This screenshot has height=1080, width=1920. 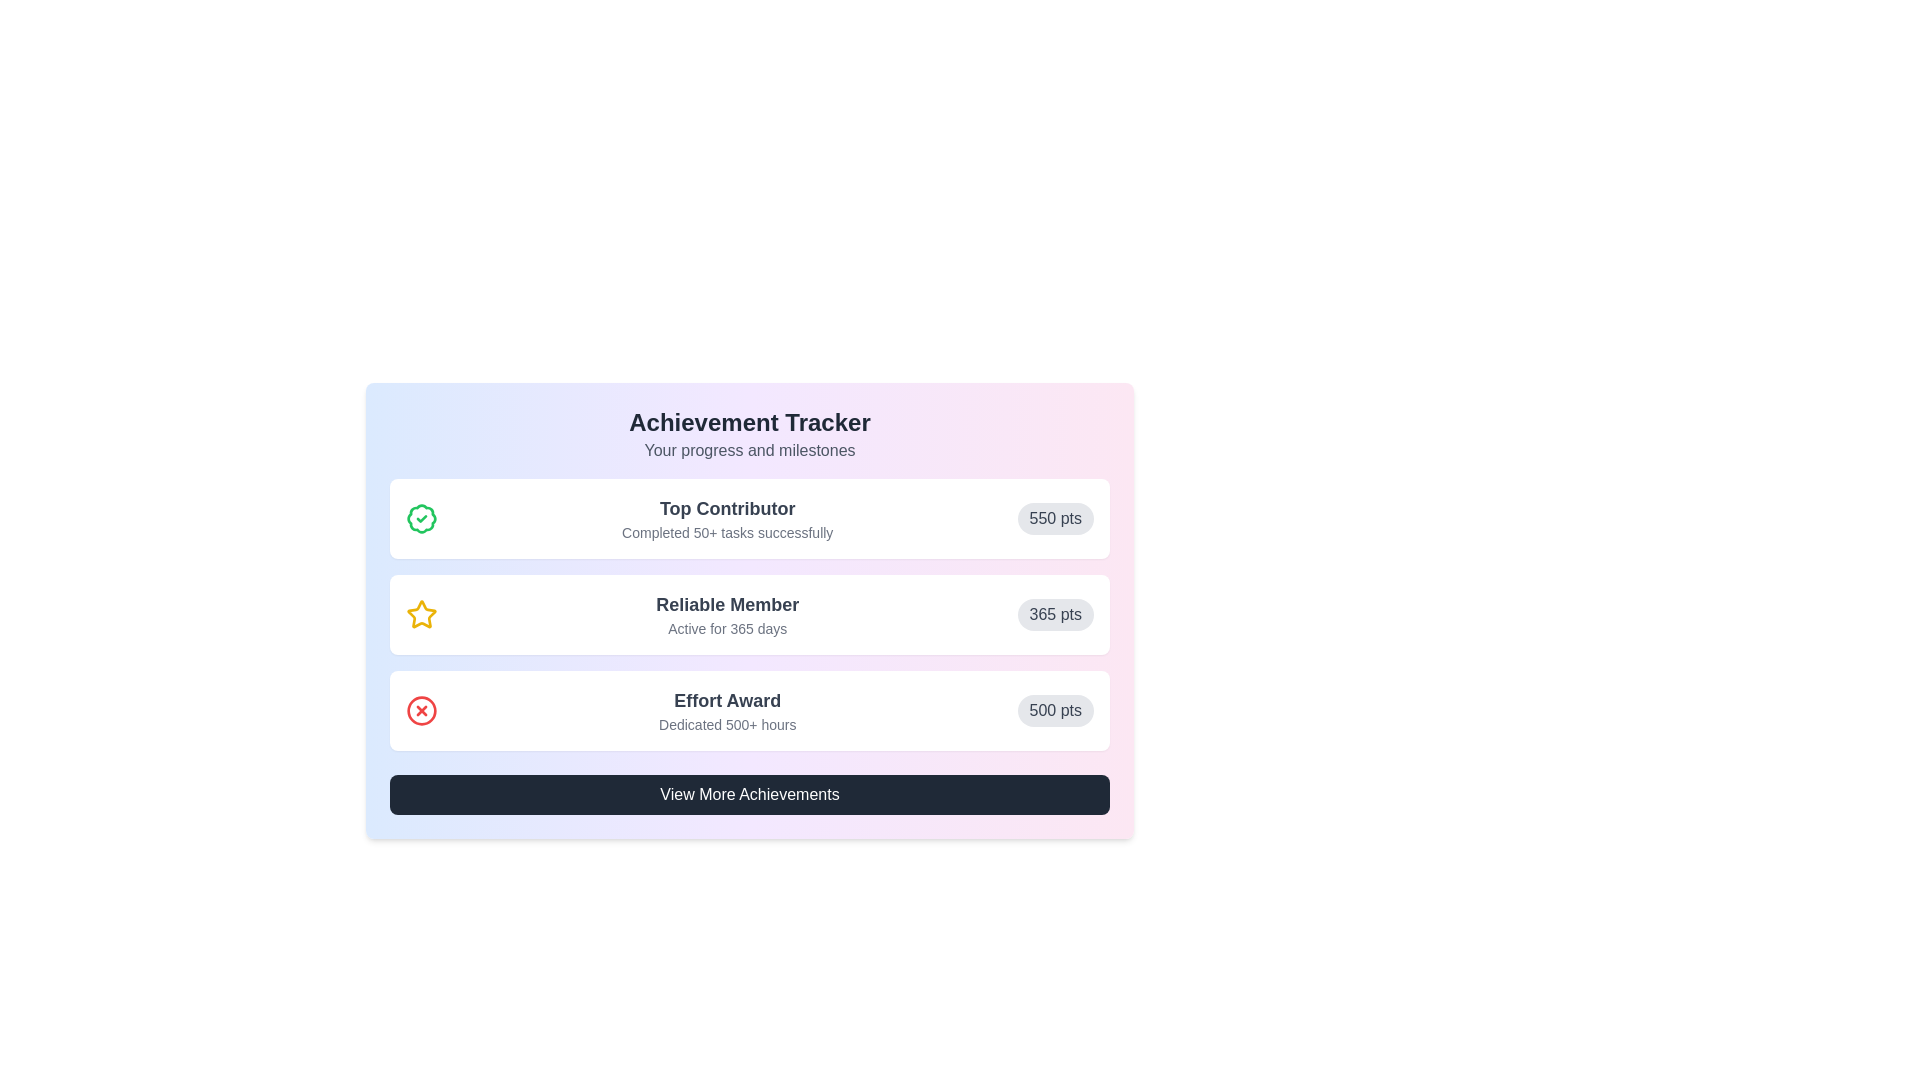 I want to click on the decorative green circular badge icon with a wavy border located on the far left of the 'Top Contributor' row of the achievement tracker, so click(x=421, y=518).